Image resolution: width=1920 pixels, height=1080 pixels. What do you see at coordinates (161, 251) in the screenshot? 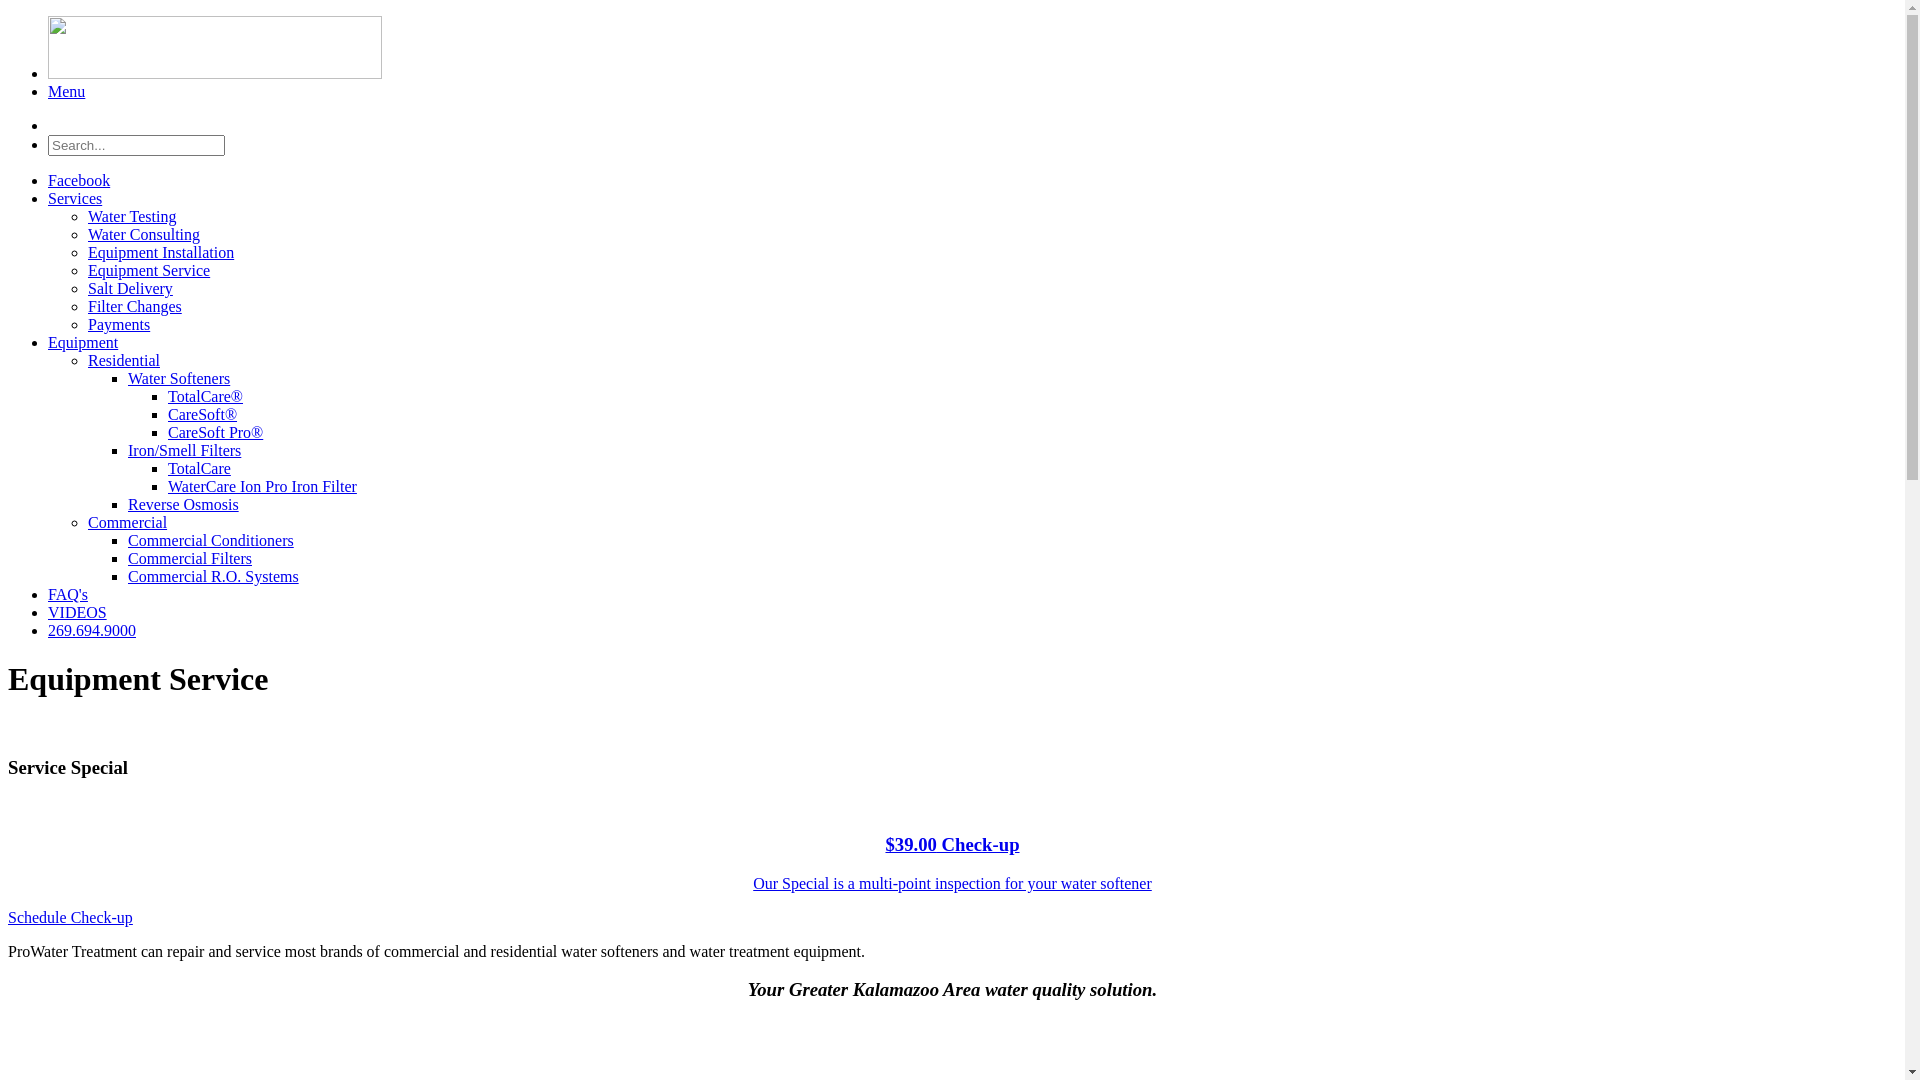
I see `'Equipment Installation'` at bounding box center [161, 251].